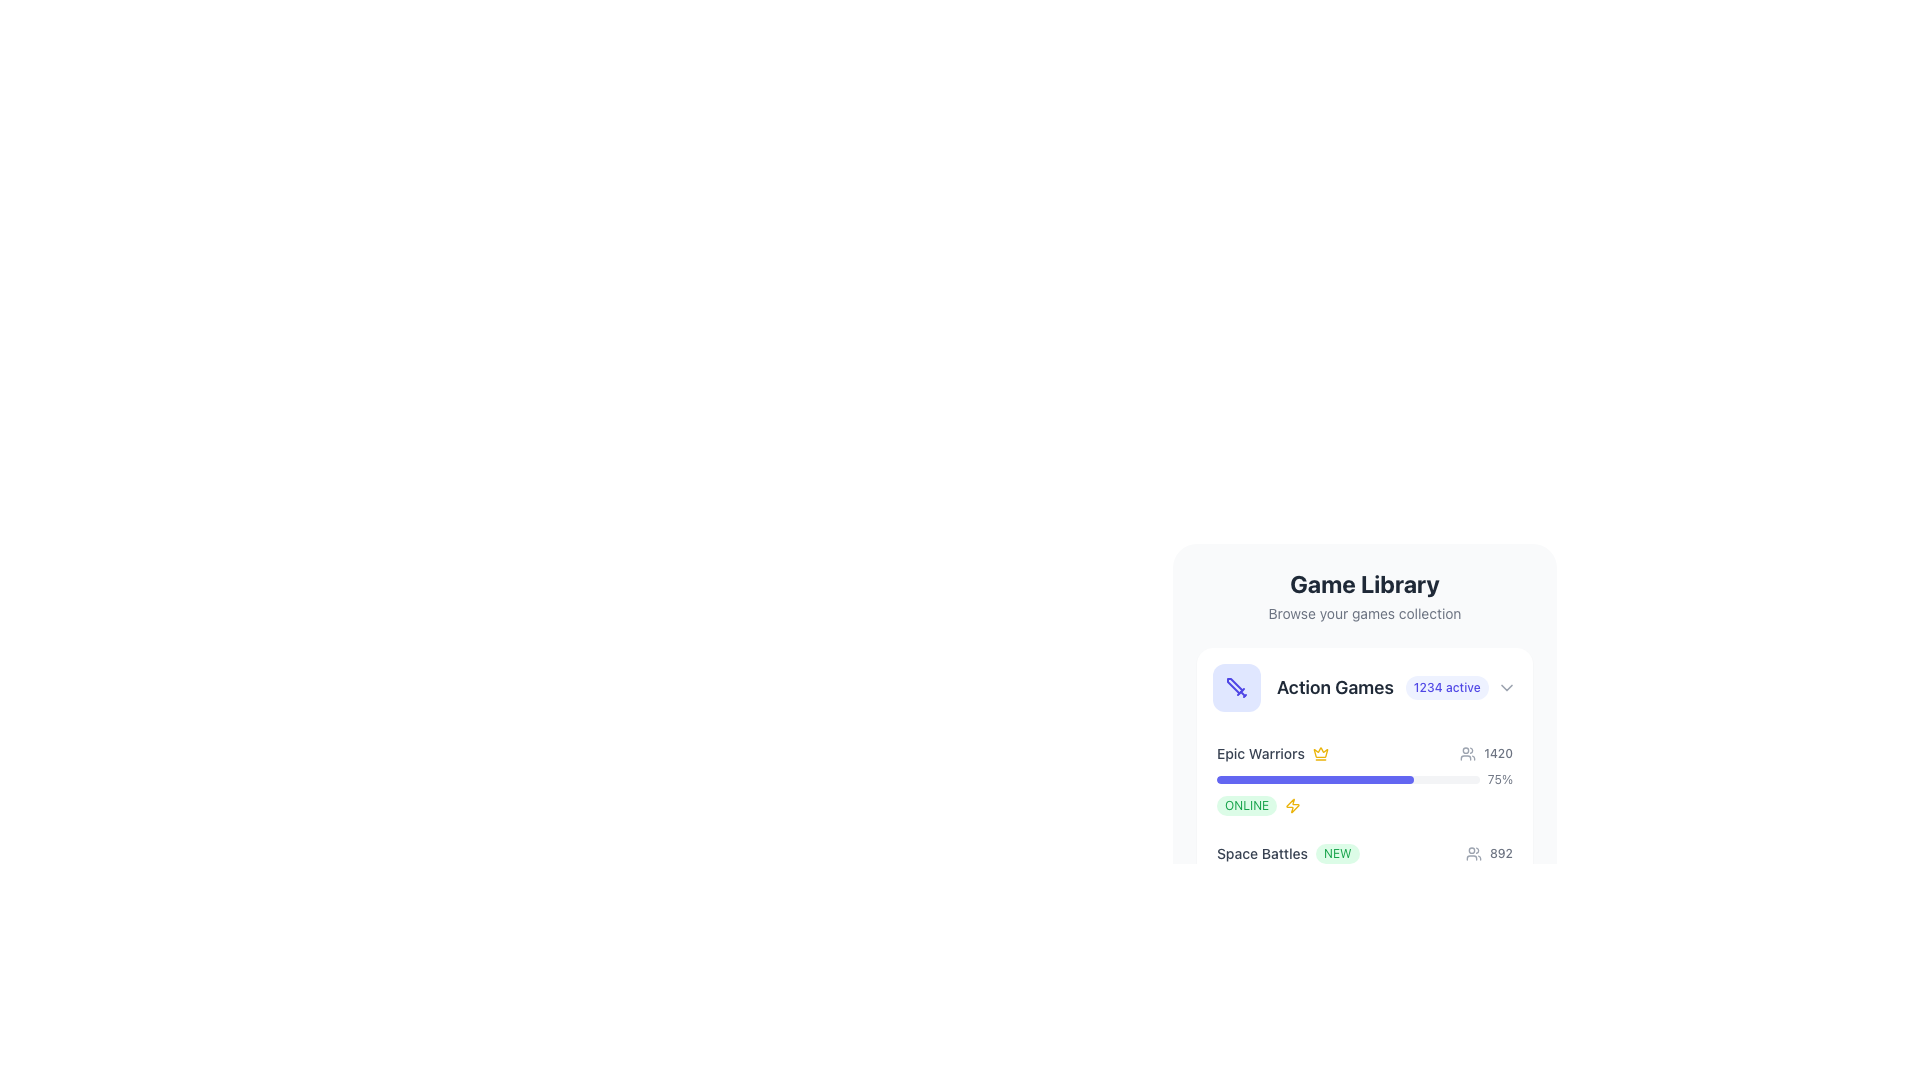  Describe the element at coordinates (1508, 690) in the screenshot. I see `the 'Game Library' panel located on the right section of the interface` at that location.